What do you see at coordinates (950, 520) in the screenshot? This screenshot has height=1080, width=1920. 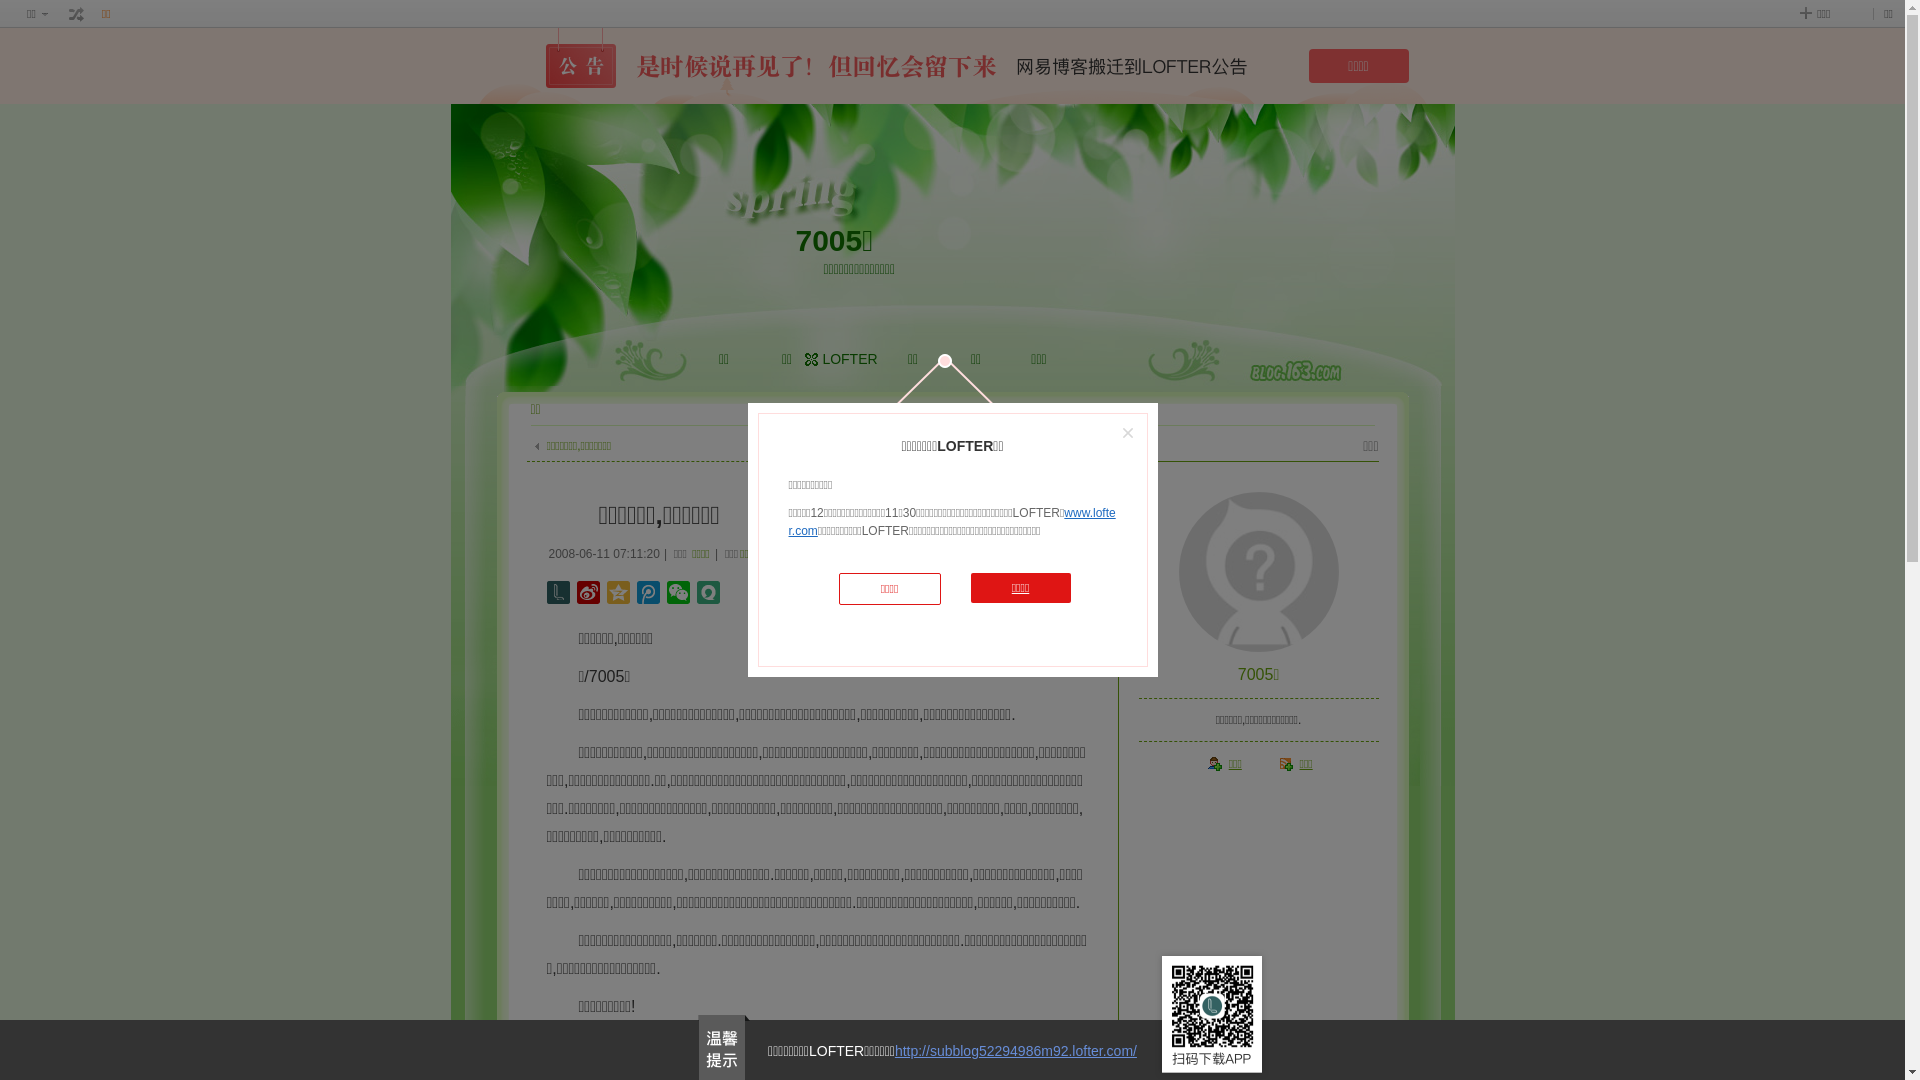 I see `'www.lofter.com'` at bounding box center [950, 520].